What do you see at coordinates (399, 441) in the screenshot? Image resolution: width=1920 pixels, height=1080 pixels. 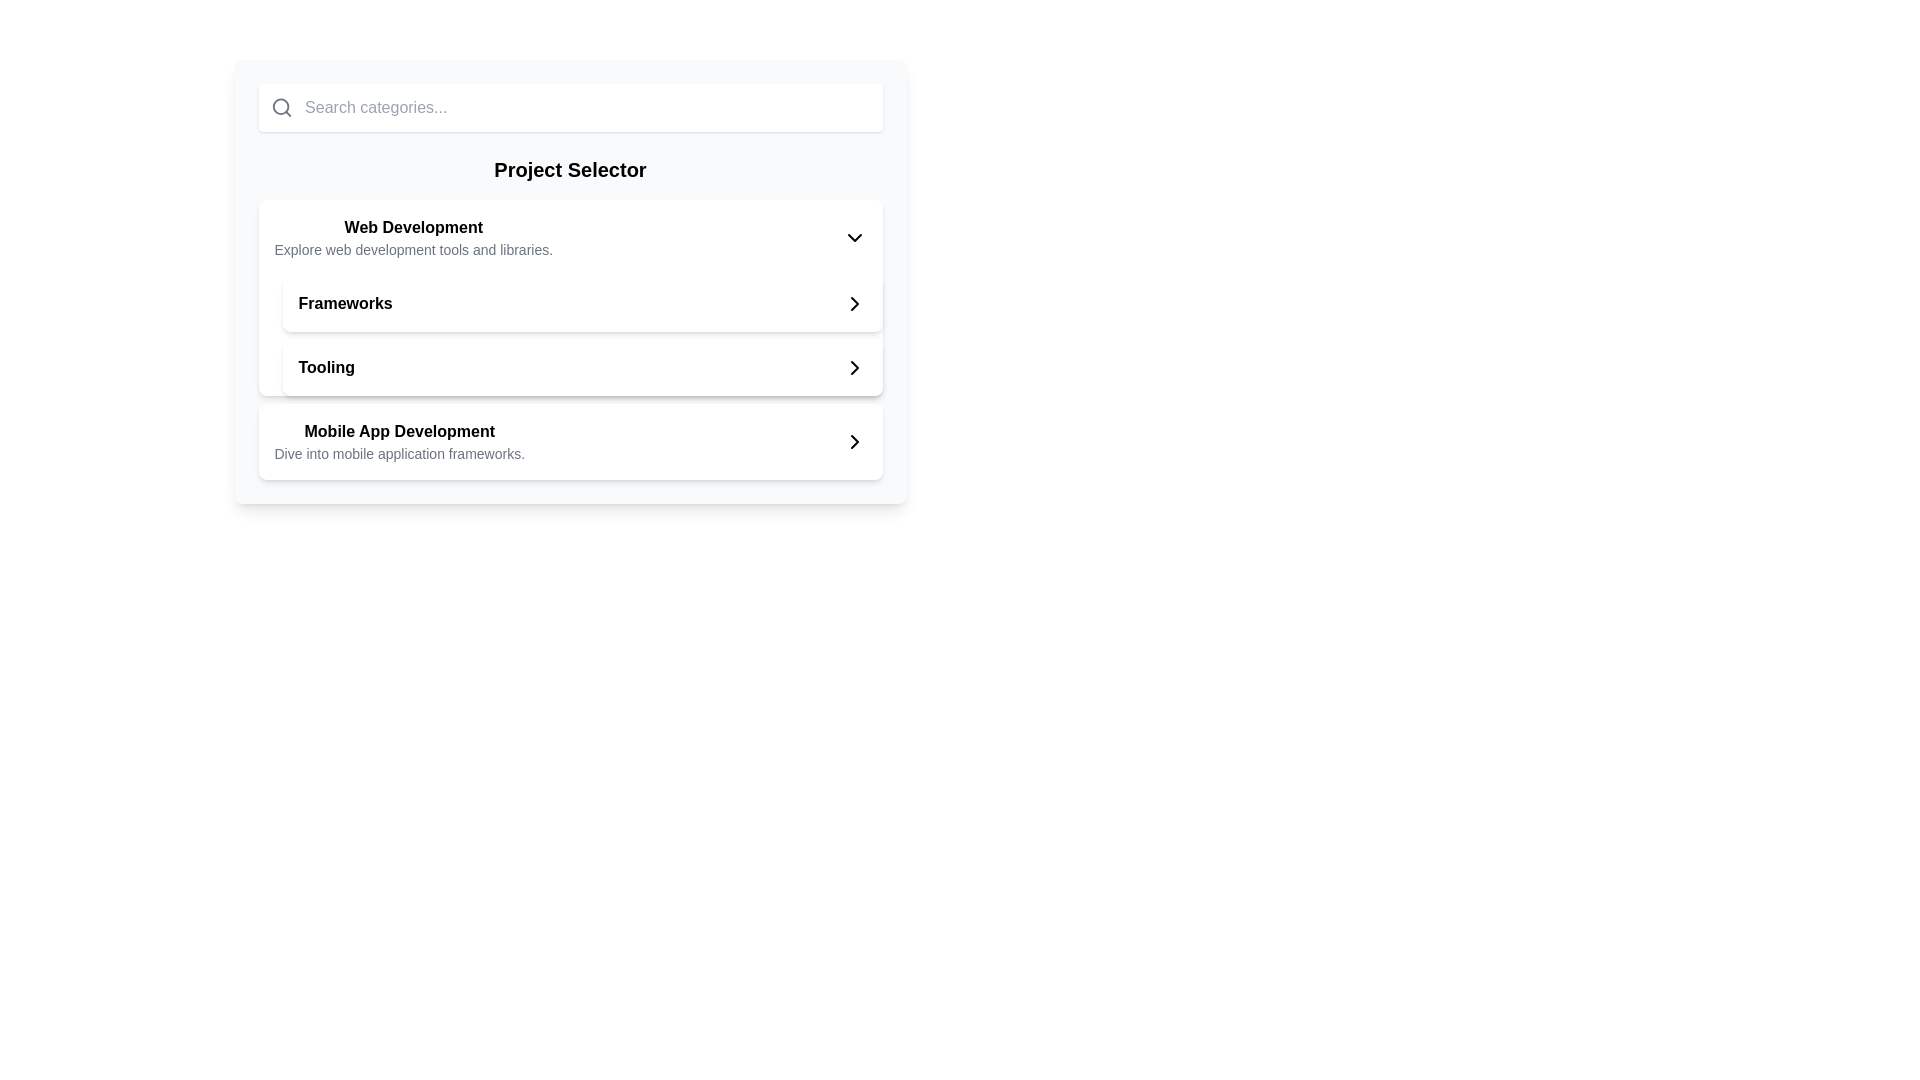 I see `the third and last List Item with Text Content serving as a navigation button for the 'Mobile App Development' category in the 'Project Selector' card layout` at bounding box center [399, 441].